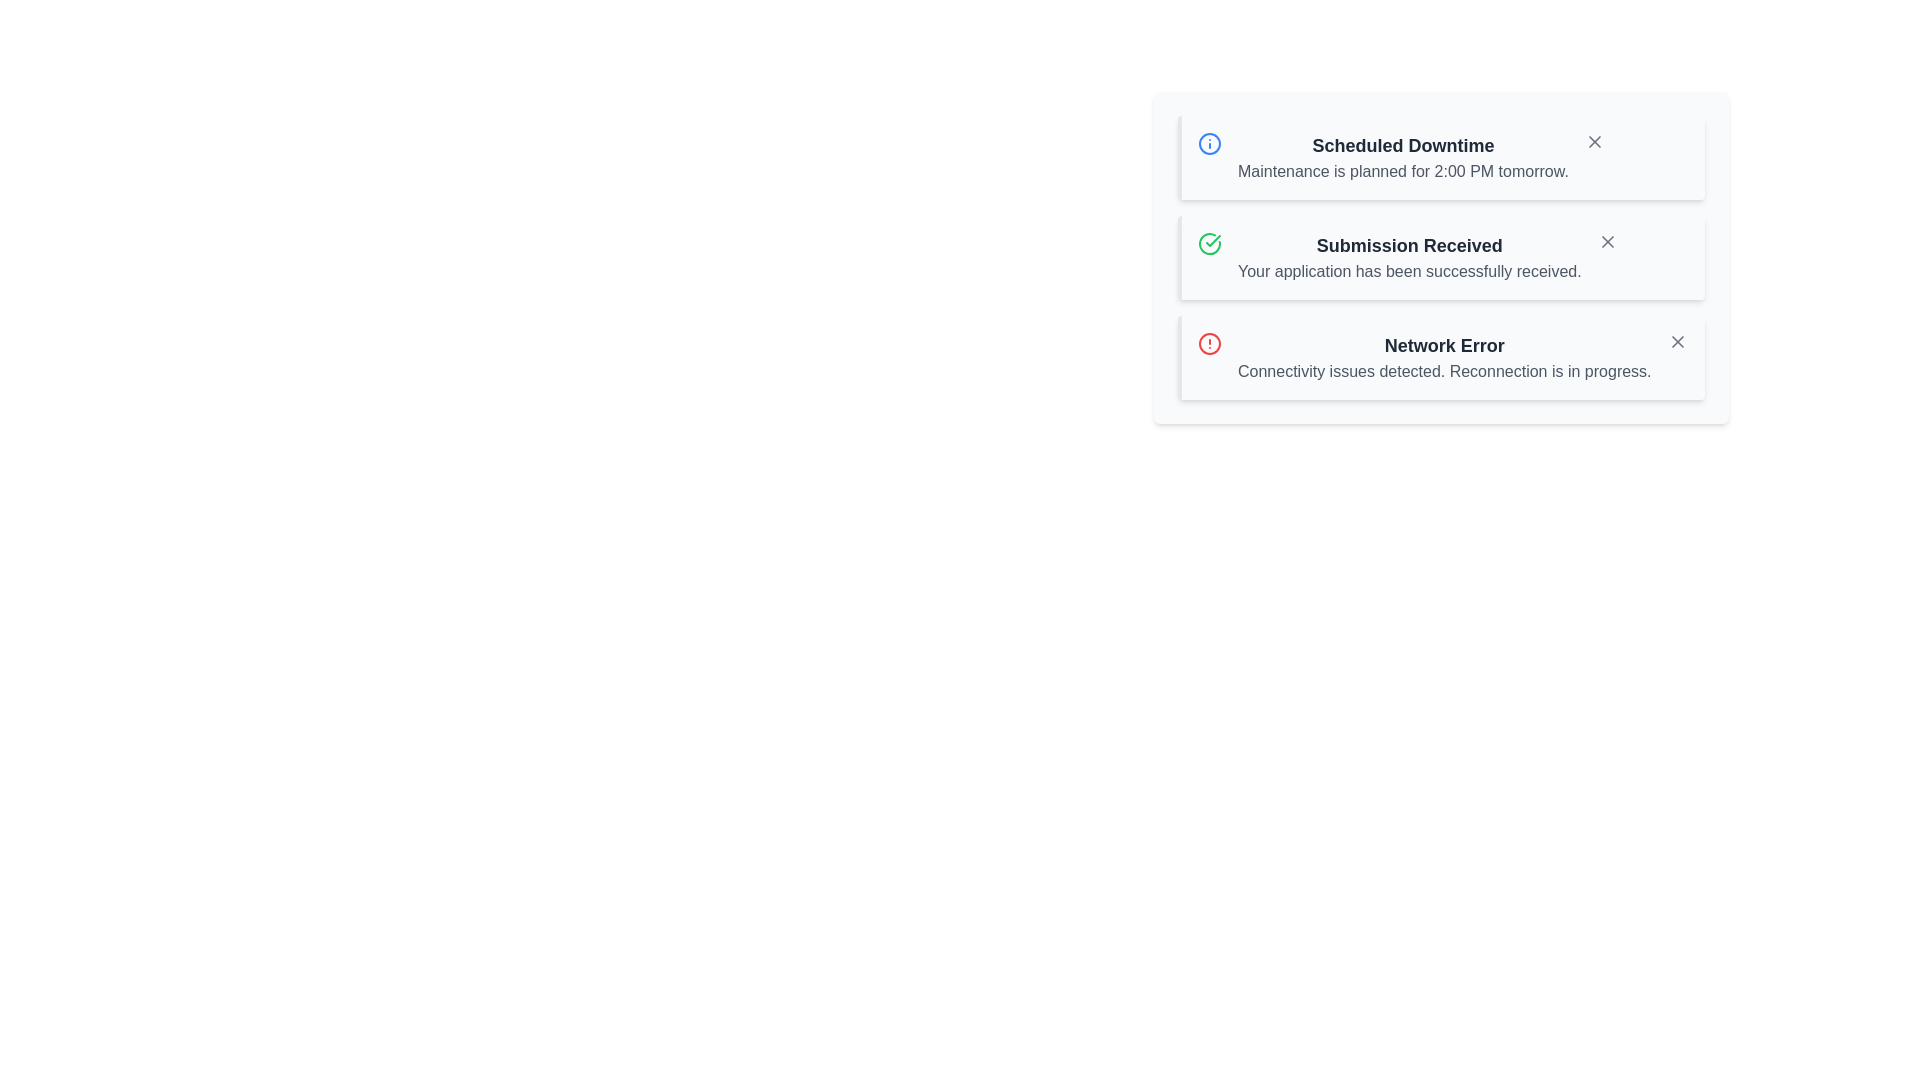  Describe the element at coordinates (1444, 357) in the screenshot. I see `the 'Network Error' notification element` at that location.